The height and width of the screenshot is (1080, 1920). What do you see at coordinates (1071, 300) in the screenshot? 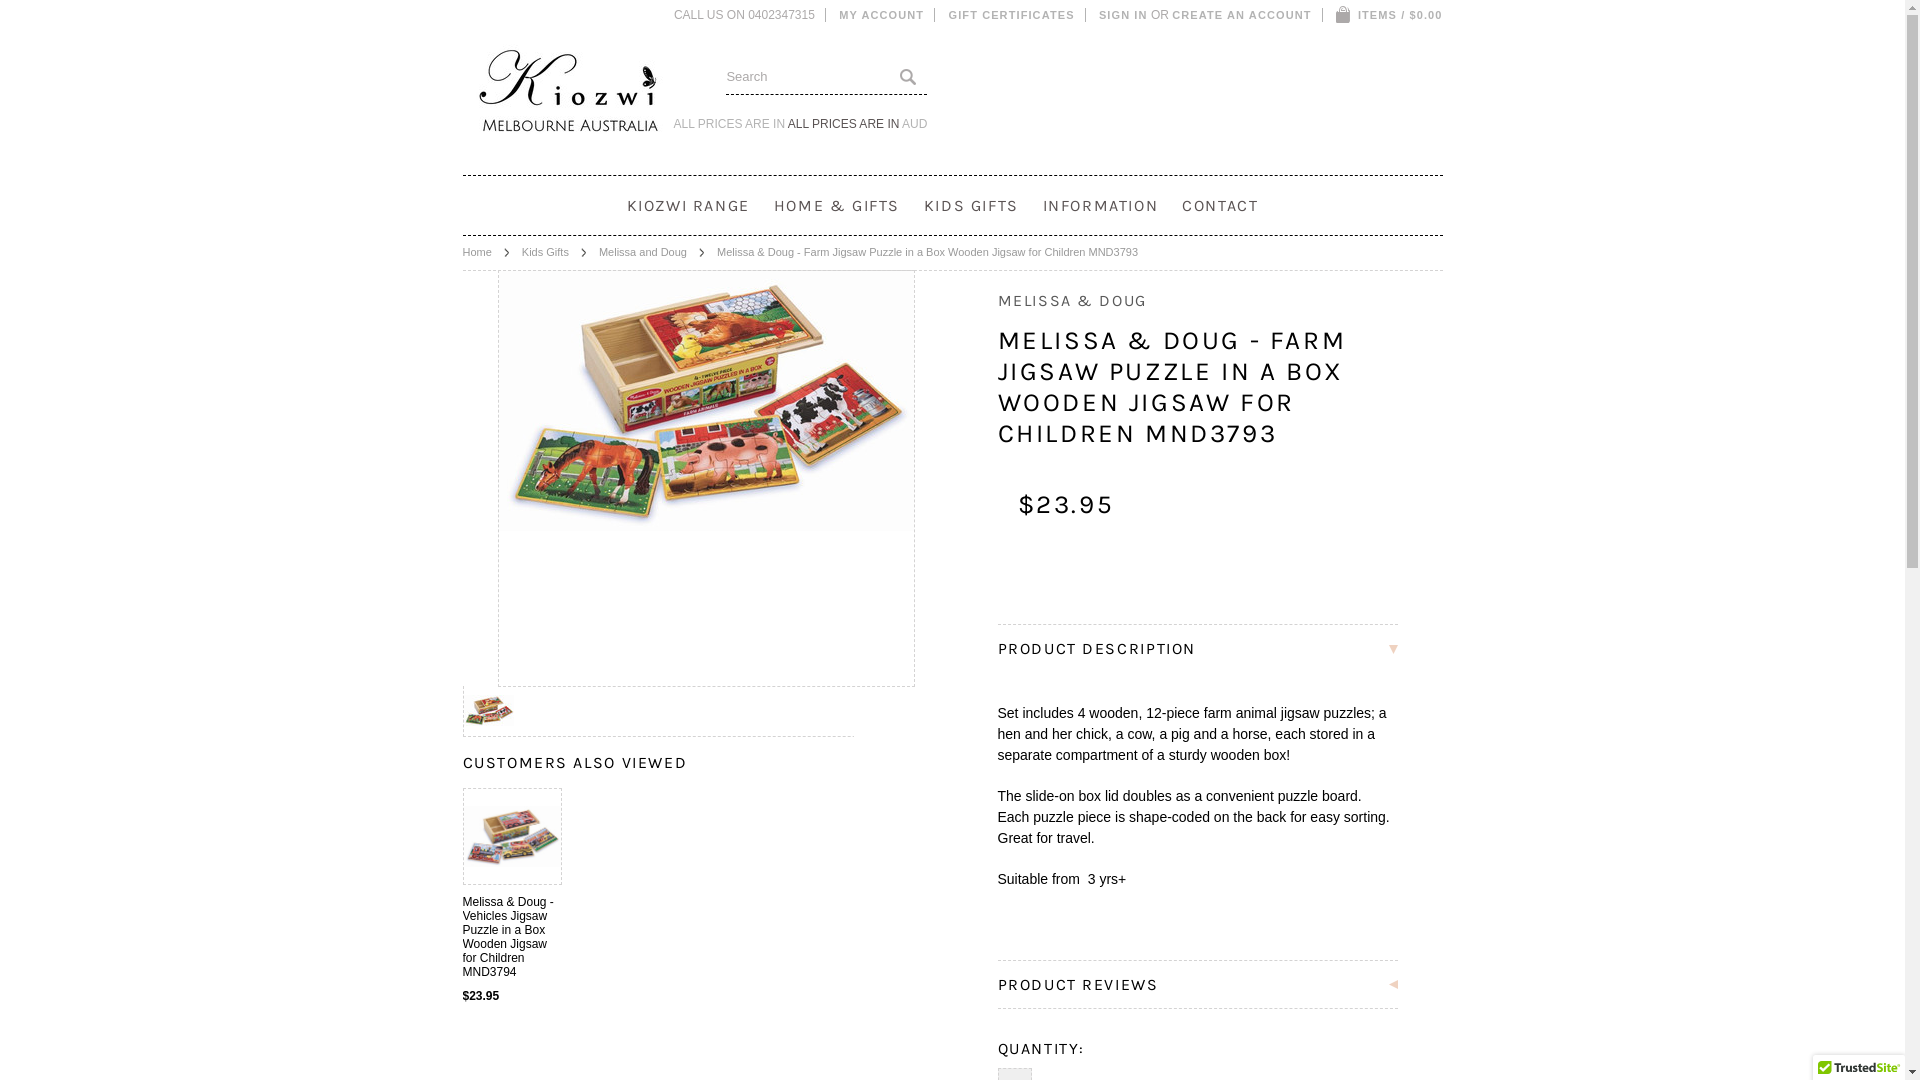
I see `'MELISSA & DOUG'` at bounding box center [1071, 300].